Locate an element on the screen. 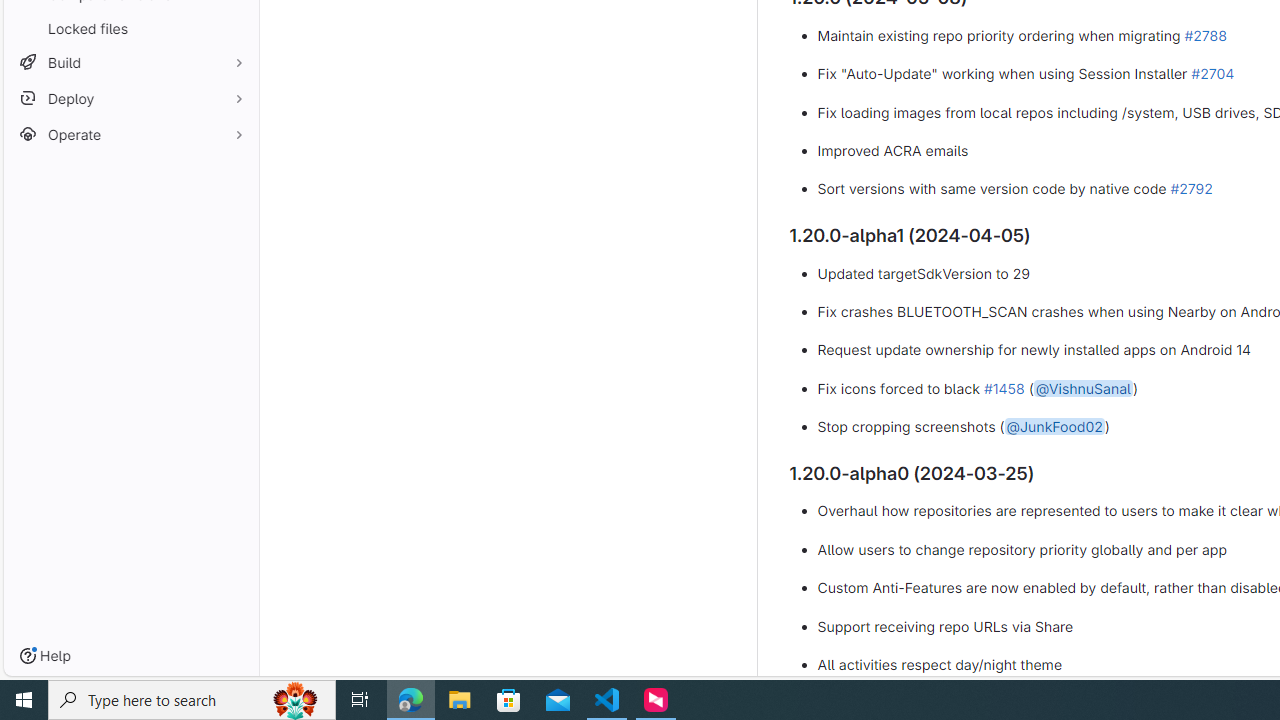 Image resolution: width=1280 pixels, height=720 pixels. 'Locked files' is located at coordinates (130, 28).